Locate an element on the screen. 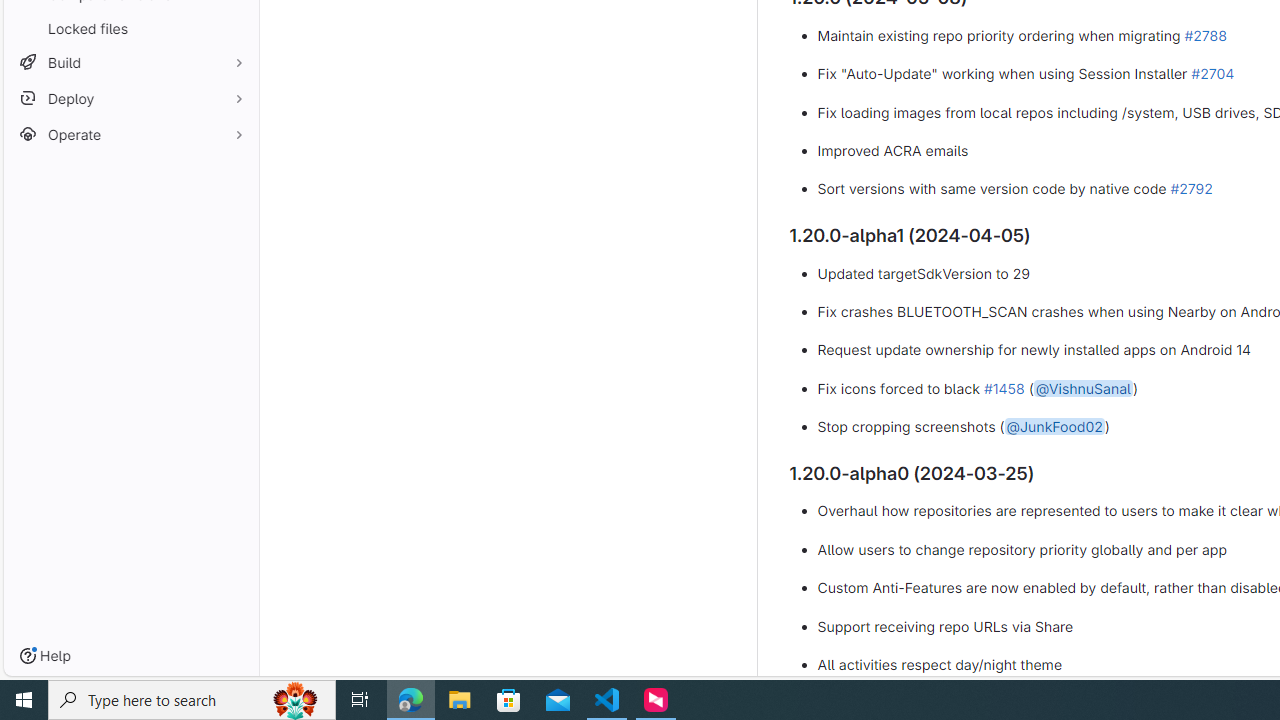 Image resolution: width=1280 pixels, height=720 pixels. 'Locked files' is located at coordinates (130, 28).